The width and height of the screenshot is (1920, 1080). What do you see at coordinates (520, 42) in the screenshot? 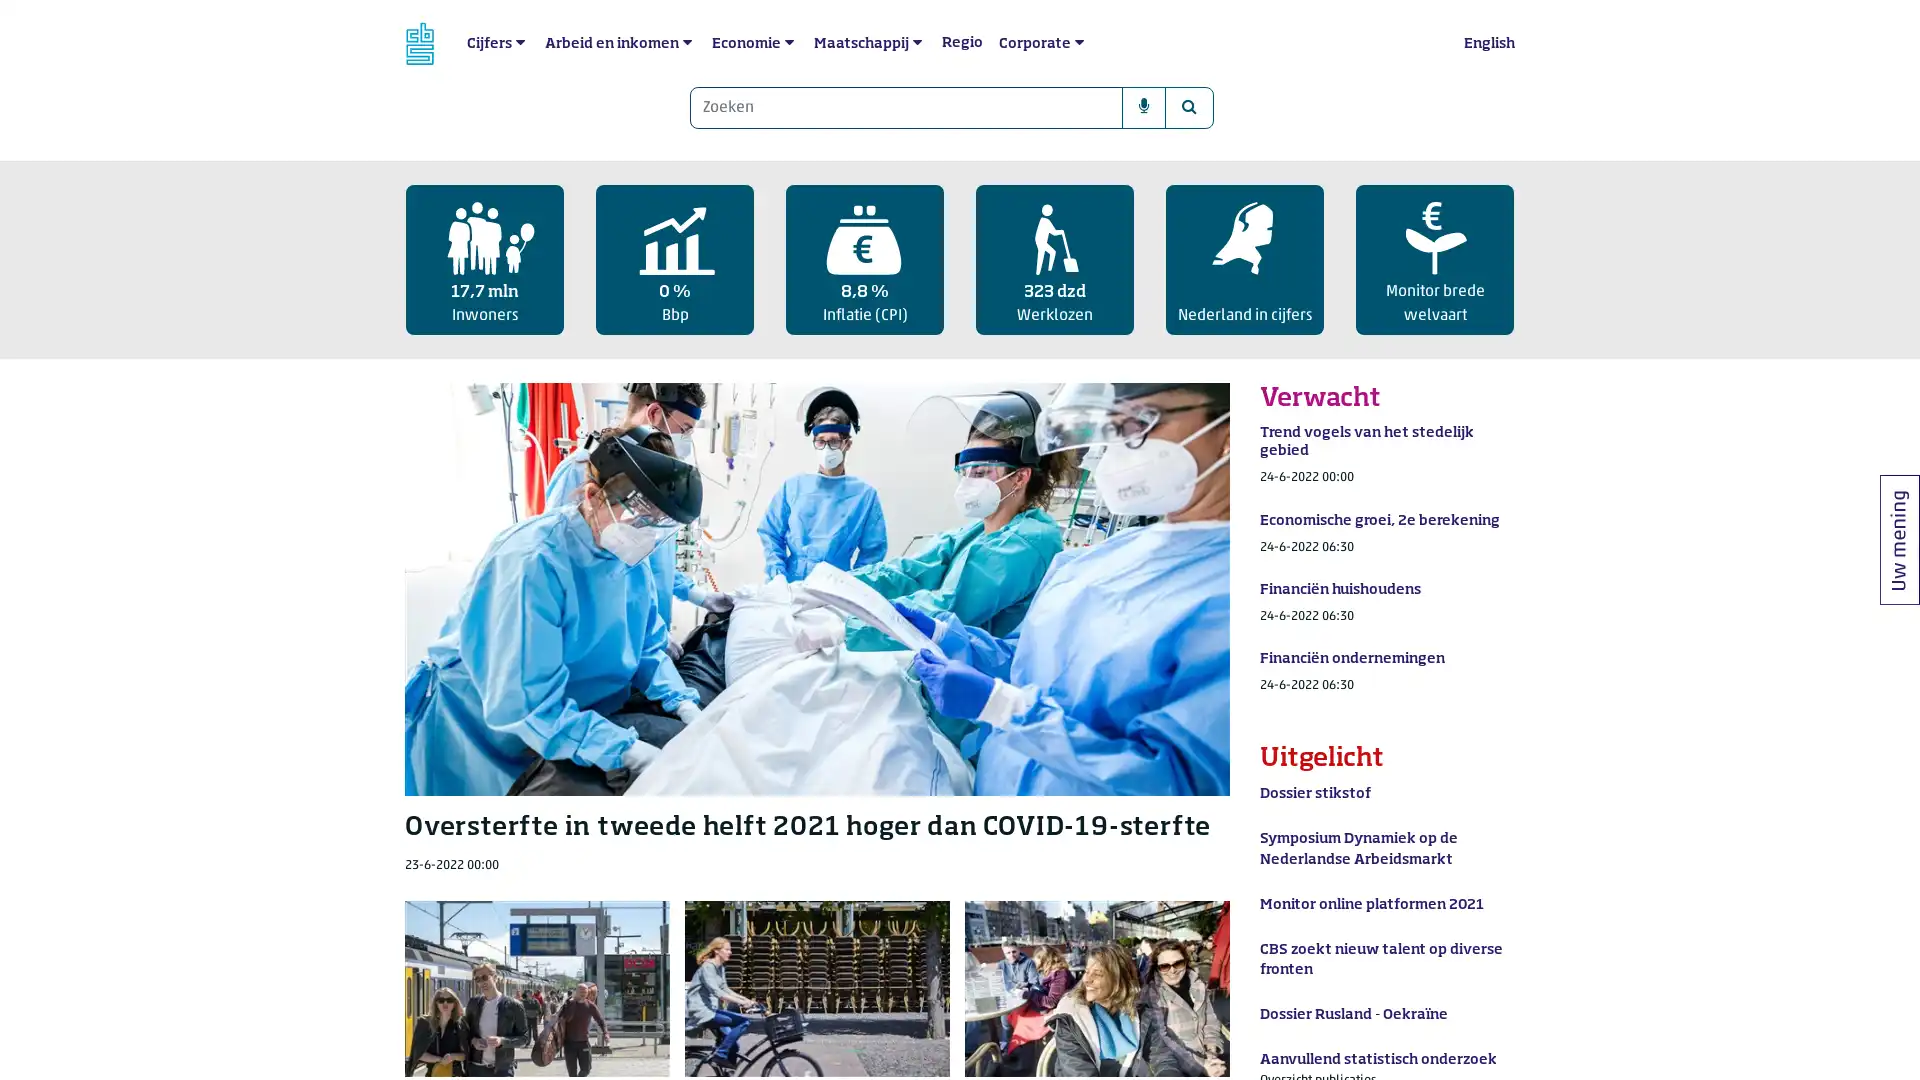
I see `submenu Cijfers` at bounding box center [520, 42].